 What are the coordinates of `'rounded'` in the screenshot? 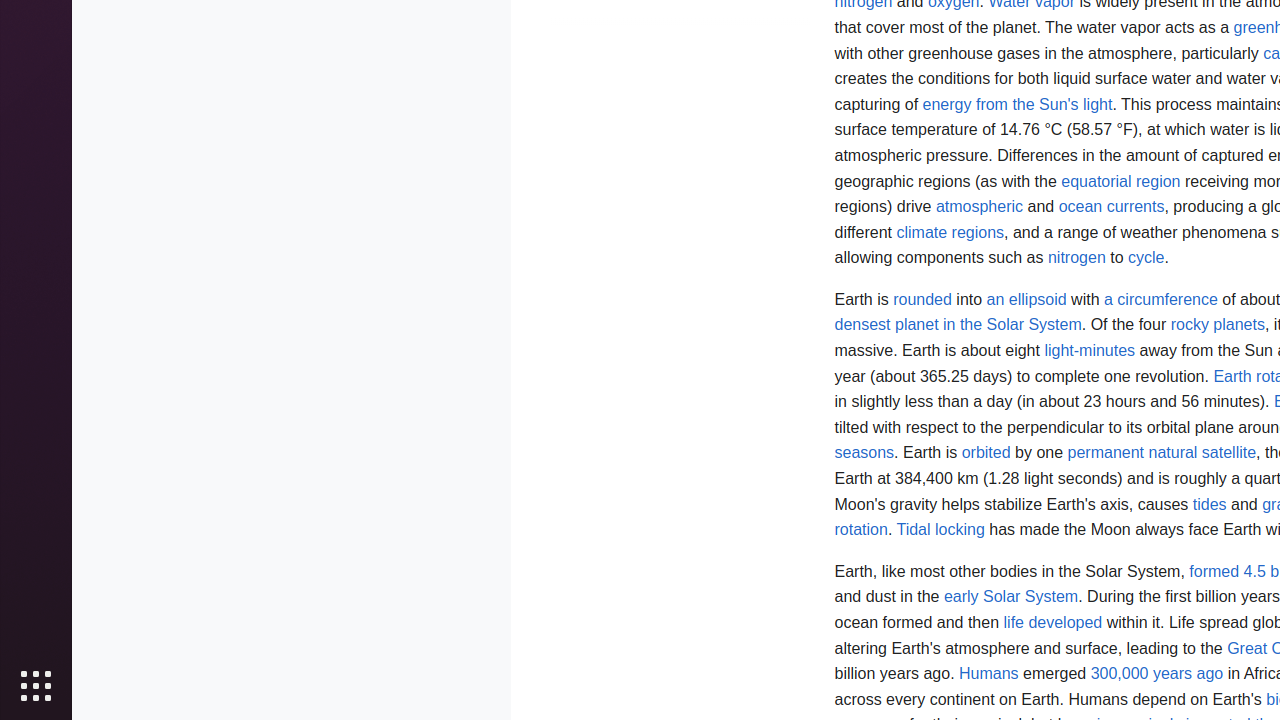 It's located at (921, 299).